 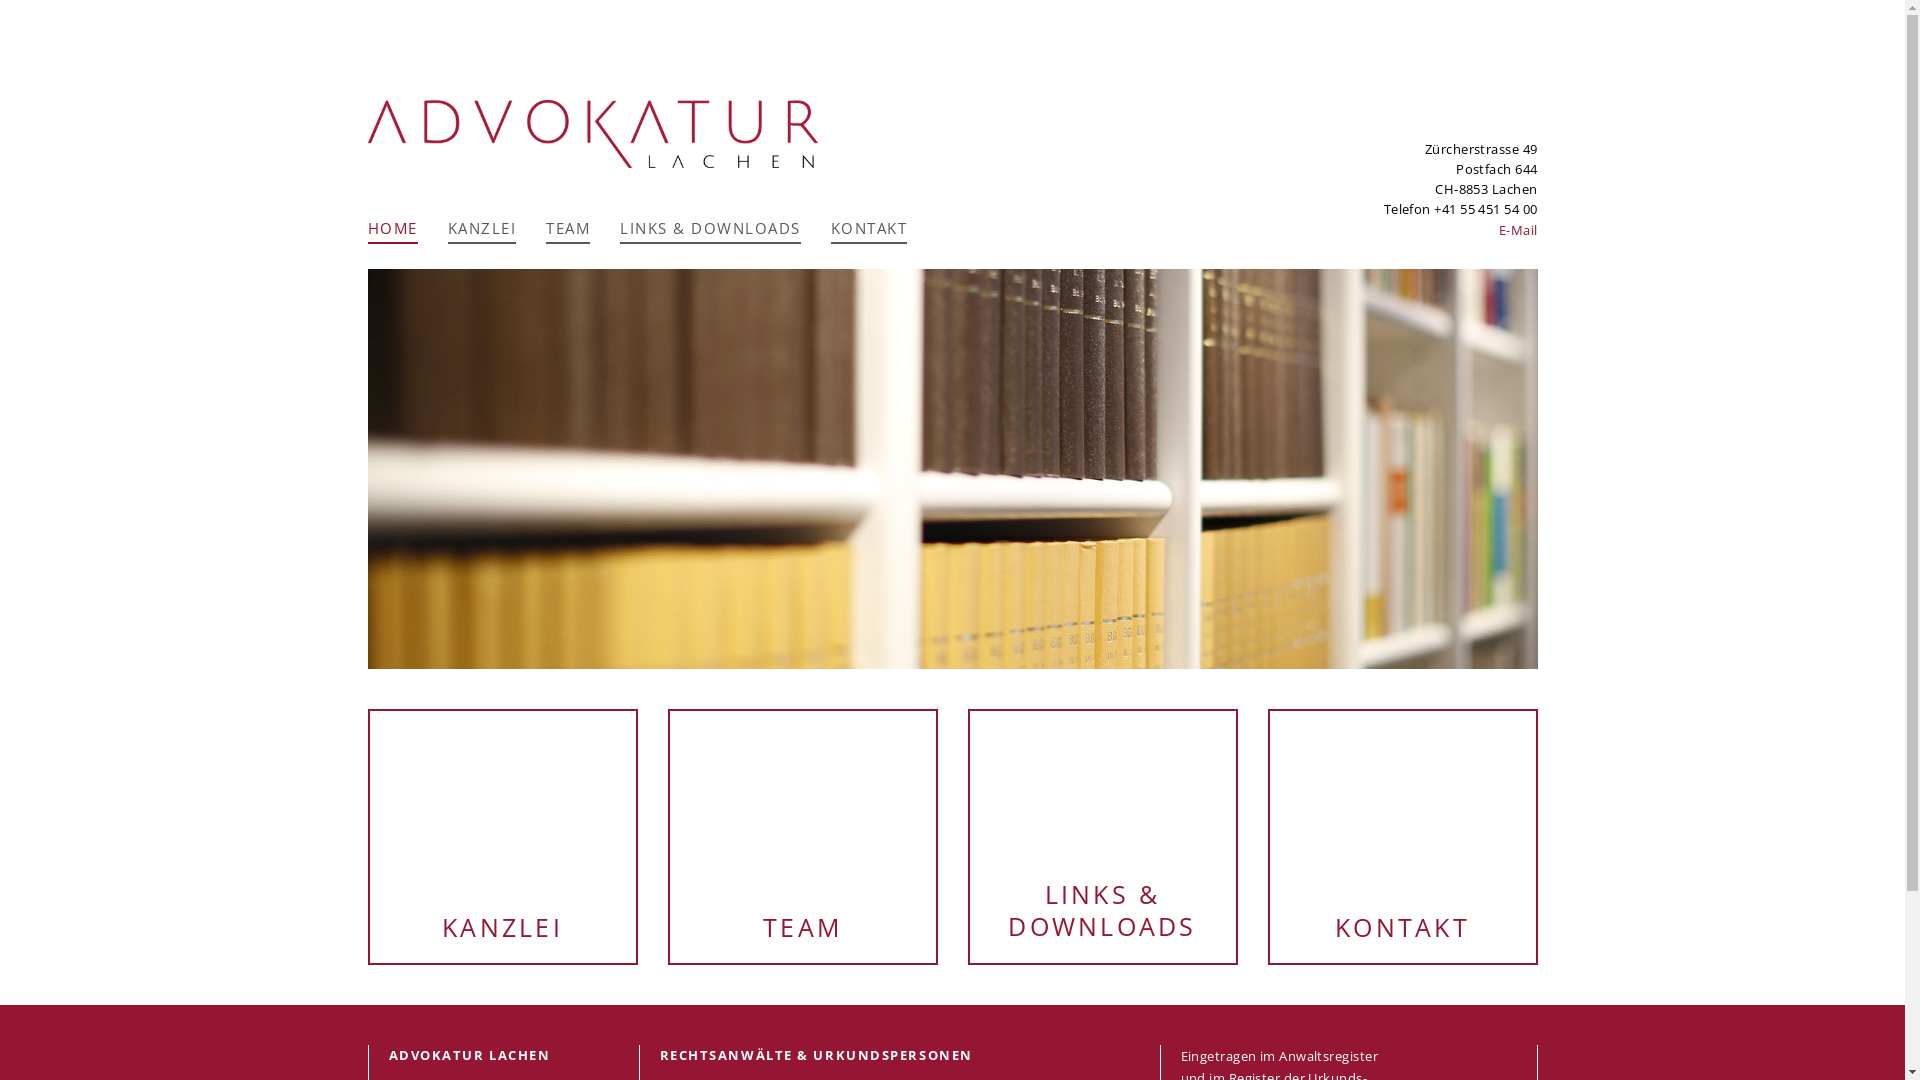 I want to click on 'KANZLEI', so click(x=503, y=836).